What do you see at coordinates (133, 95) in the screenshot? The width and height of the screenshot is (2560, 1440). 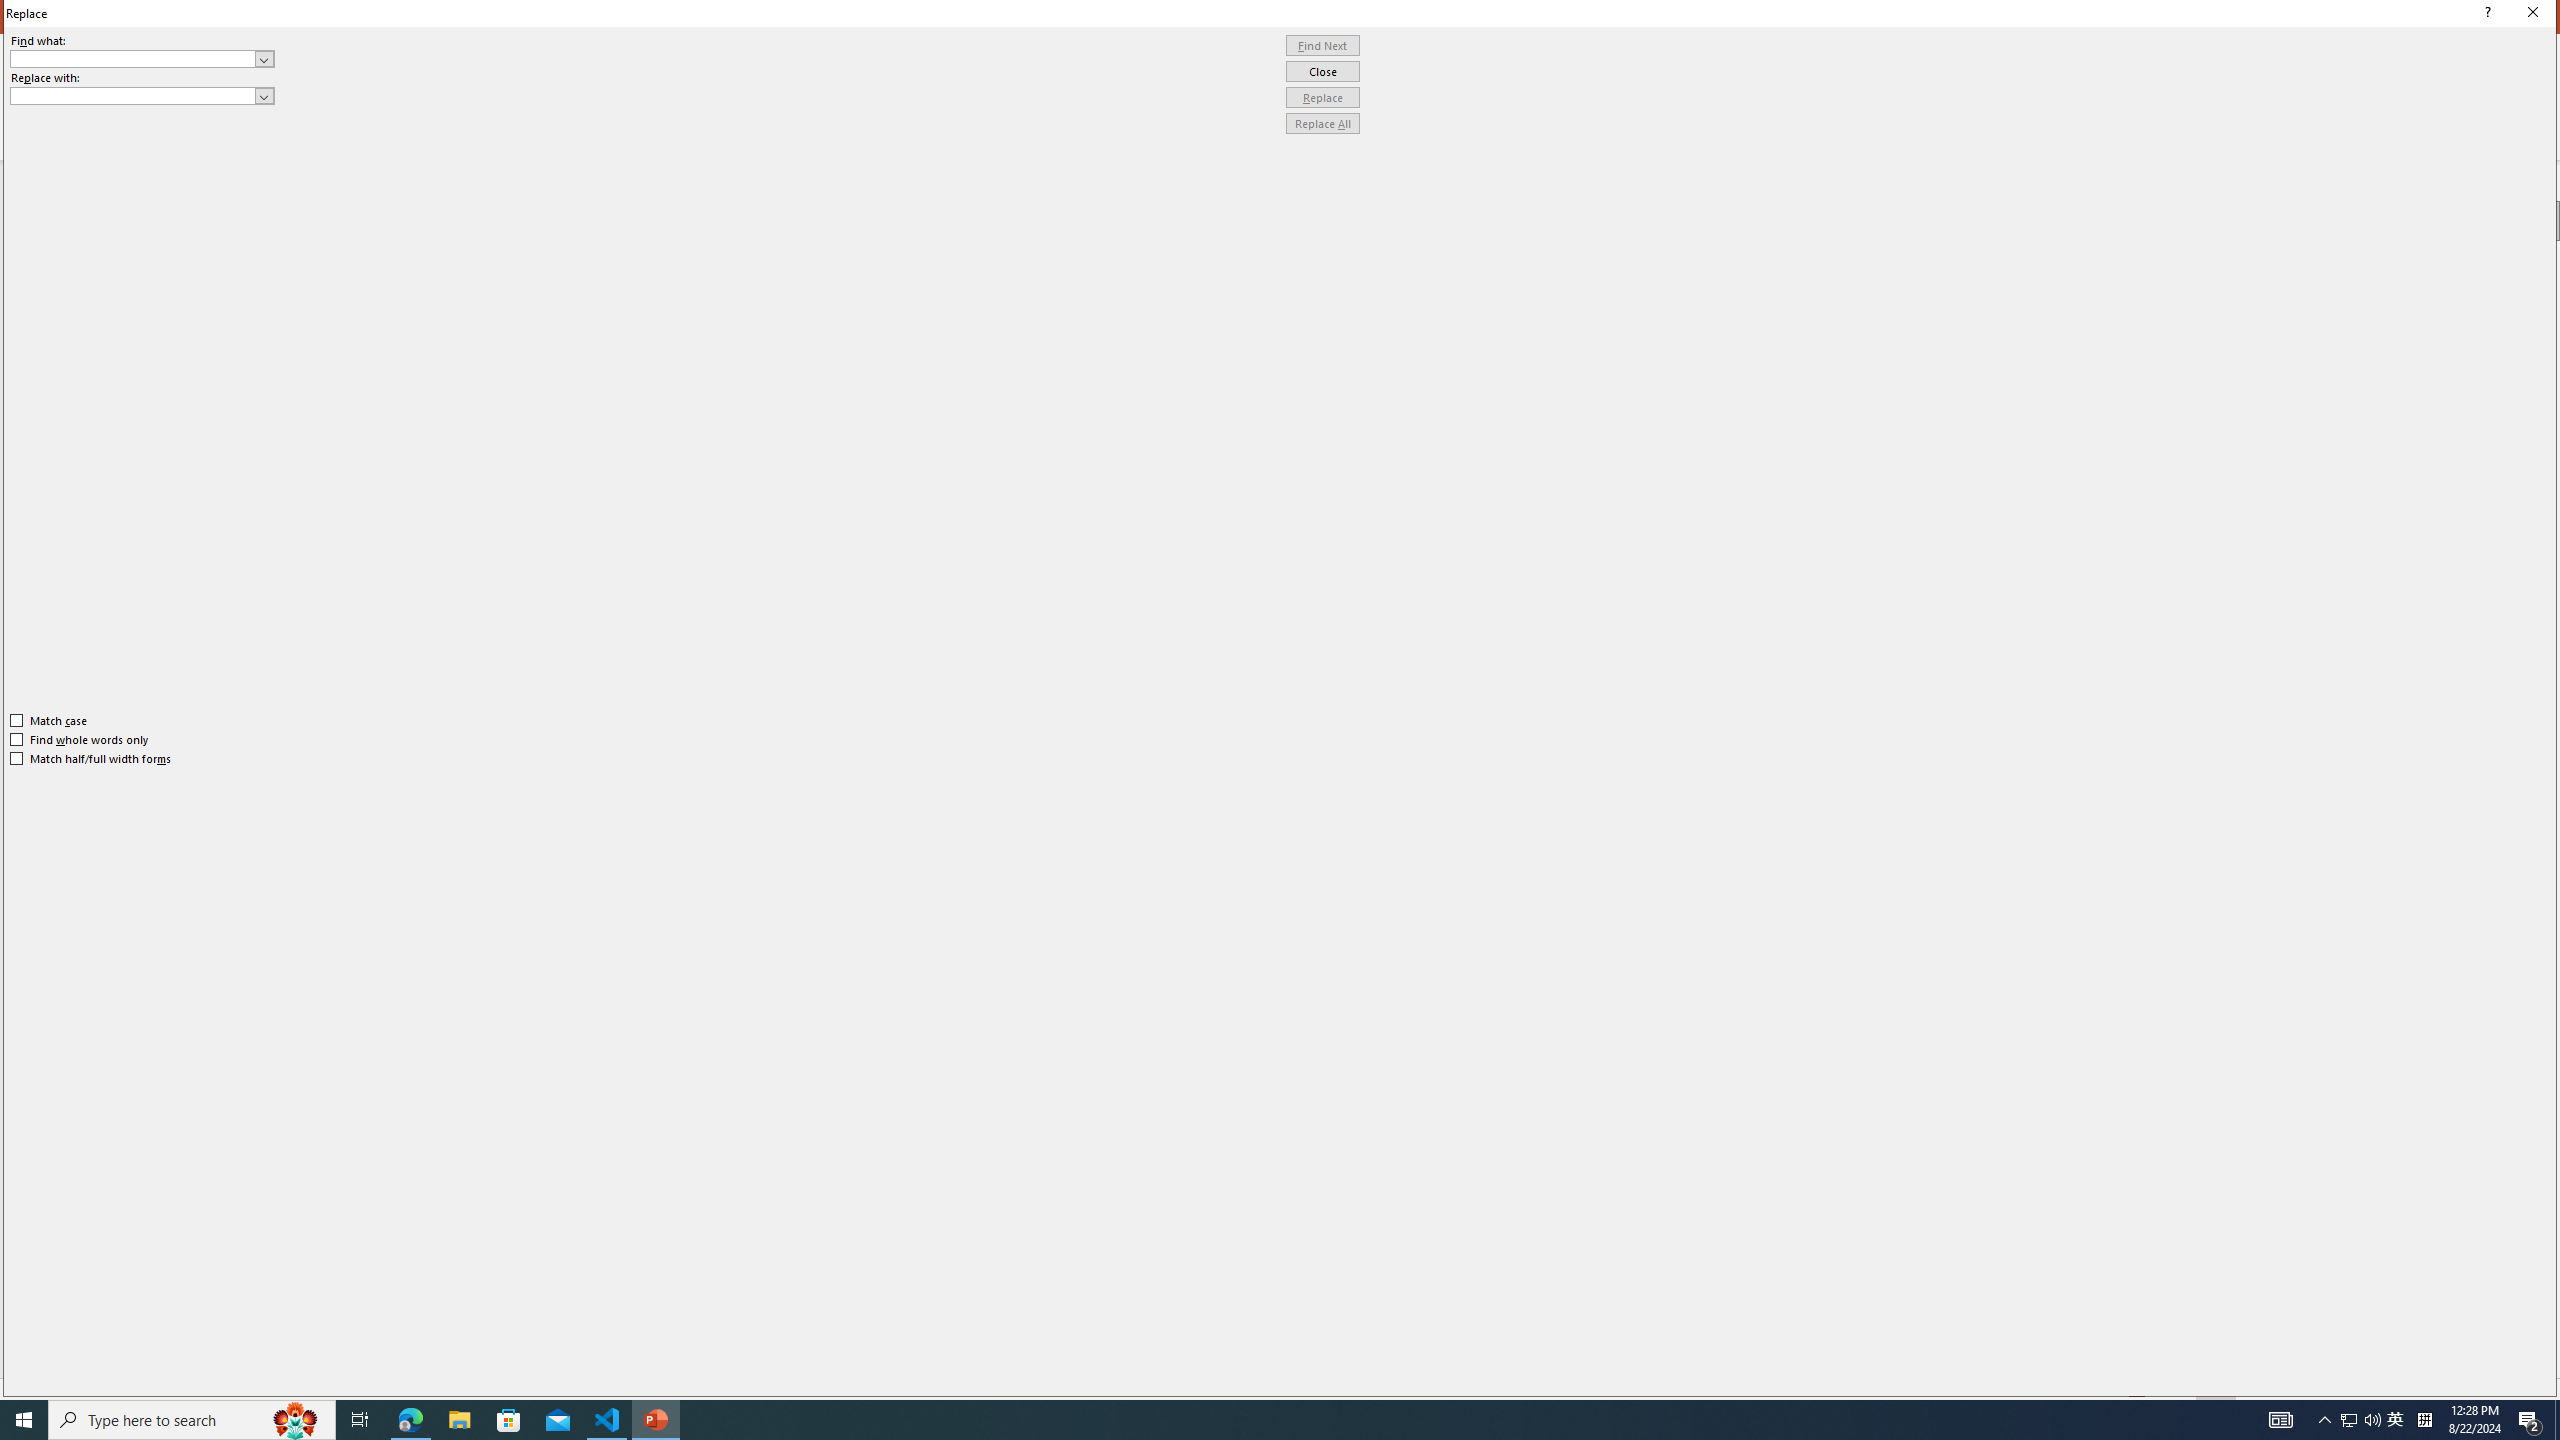 I see `'Replace with'` at bounding box center [133, 95].